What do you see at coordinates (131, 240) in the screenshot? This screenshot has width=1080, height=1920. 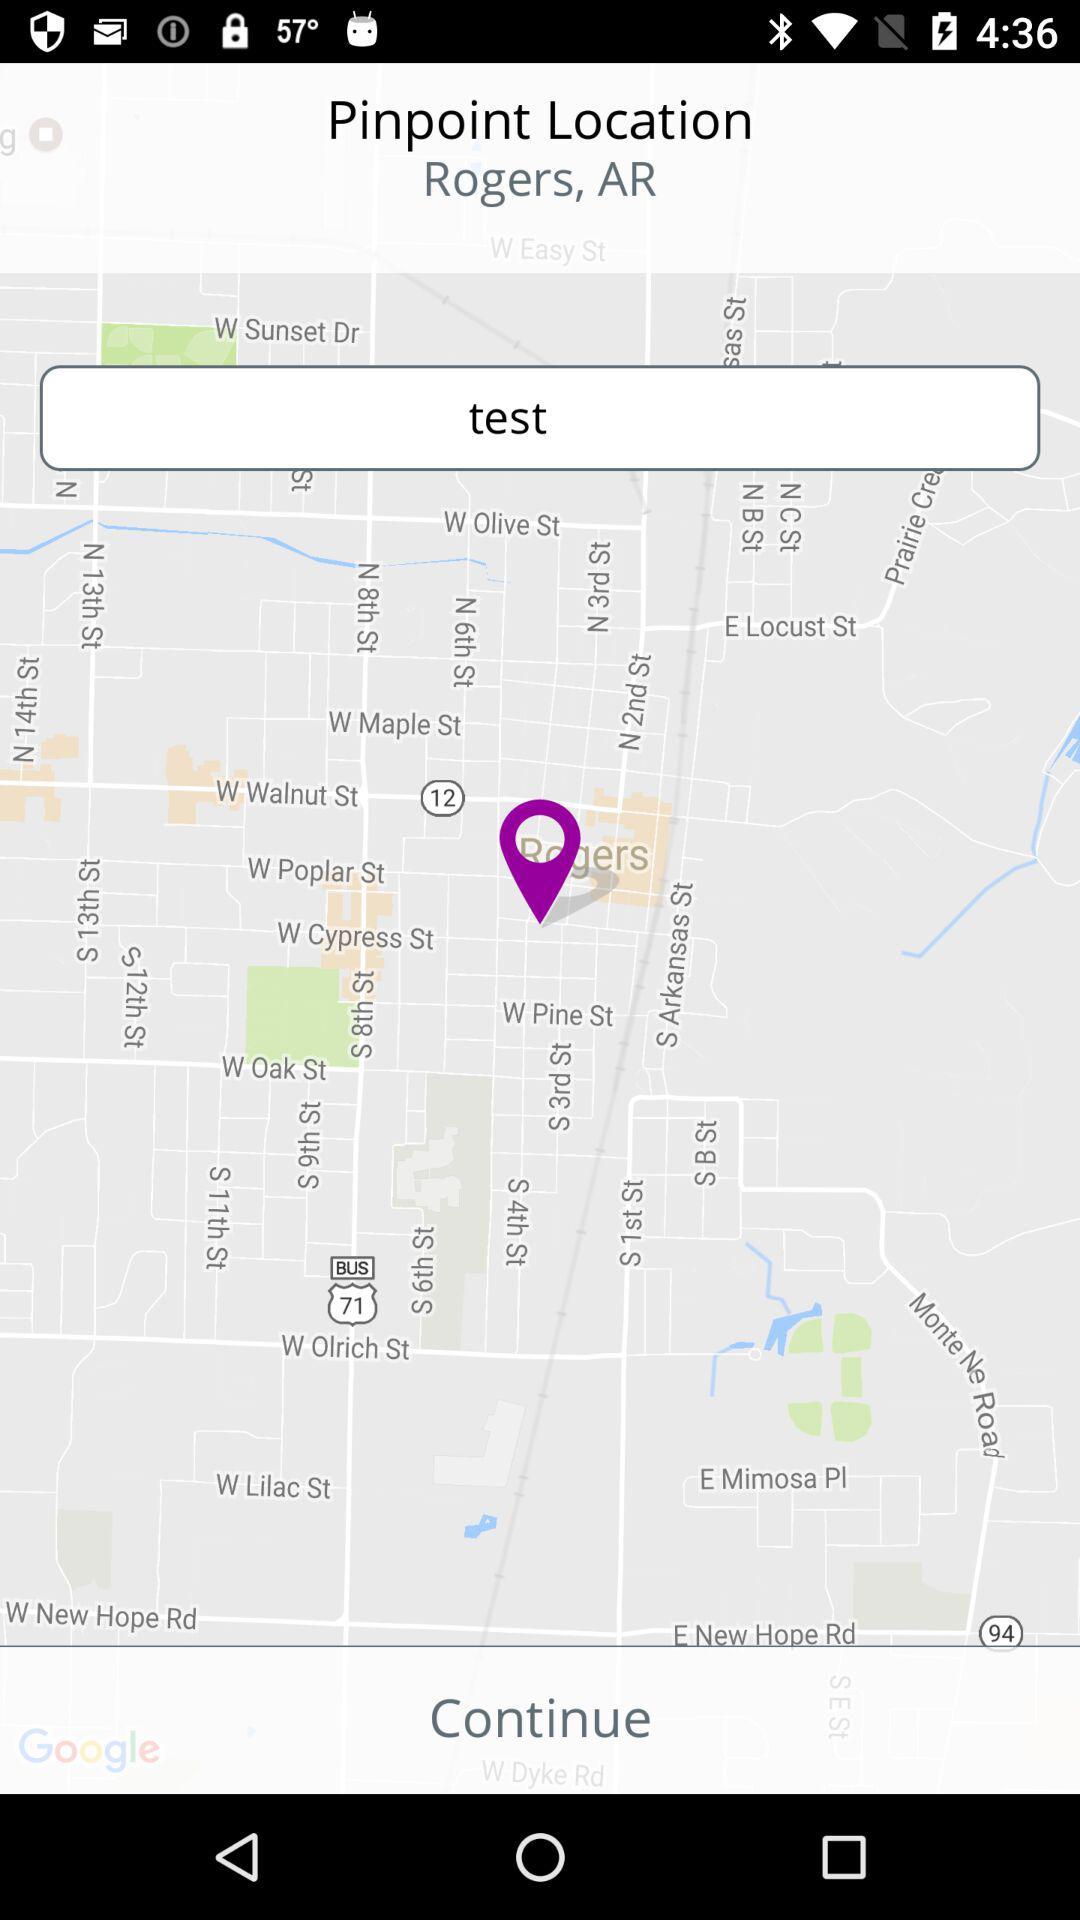 I see `the icon next to rogers, ar item` at bounding box center [131, 240].